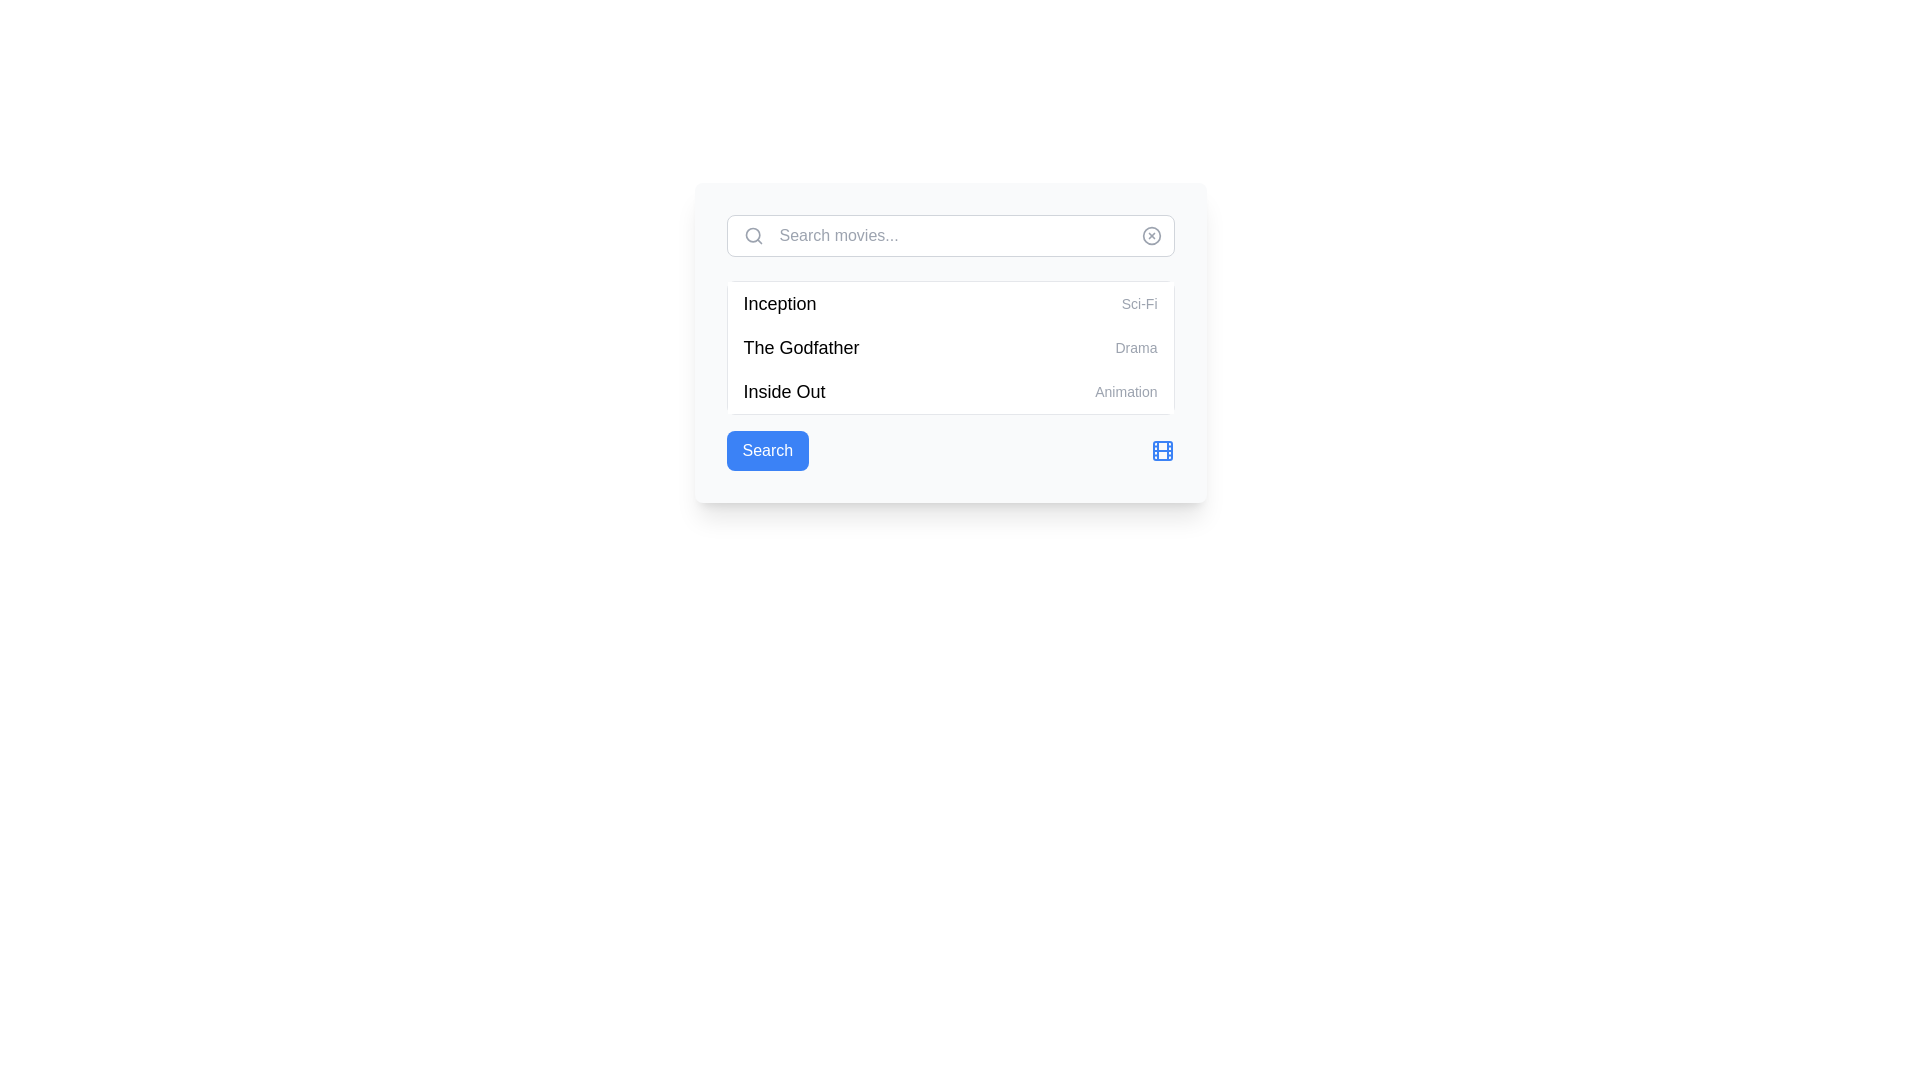 The image size is (1920, 1080). I want to click on the text label displaying 'Sci-Fi', which is aligned to the right of the larger text 'Inception' and is part of the movie entry list, so click(1139, 304).